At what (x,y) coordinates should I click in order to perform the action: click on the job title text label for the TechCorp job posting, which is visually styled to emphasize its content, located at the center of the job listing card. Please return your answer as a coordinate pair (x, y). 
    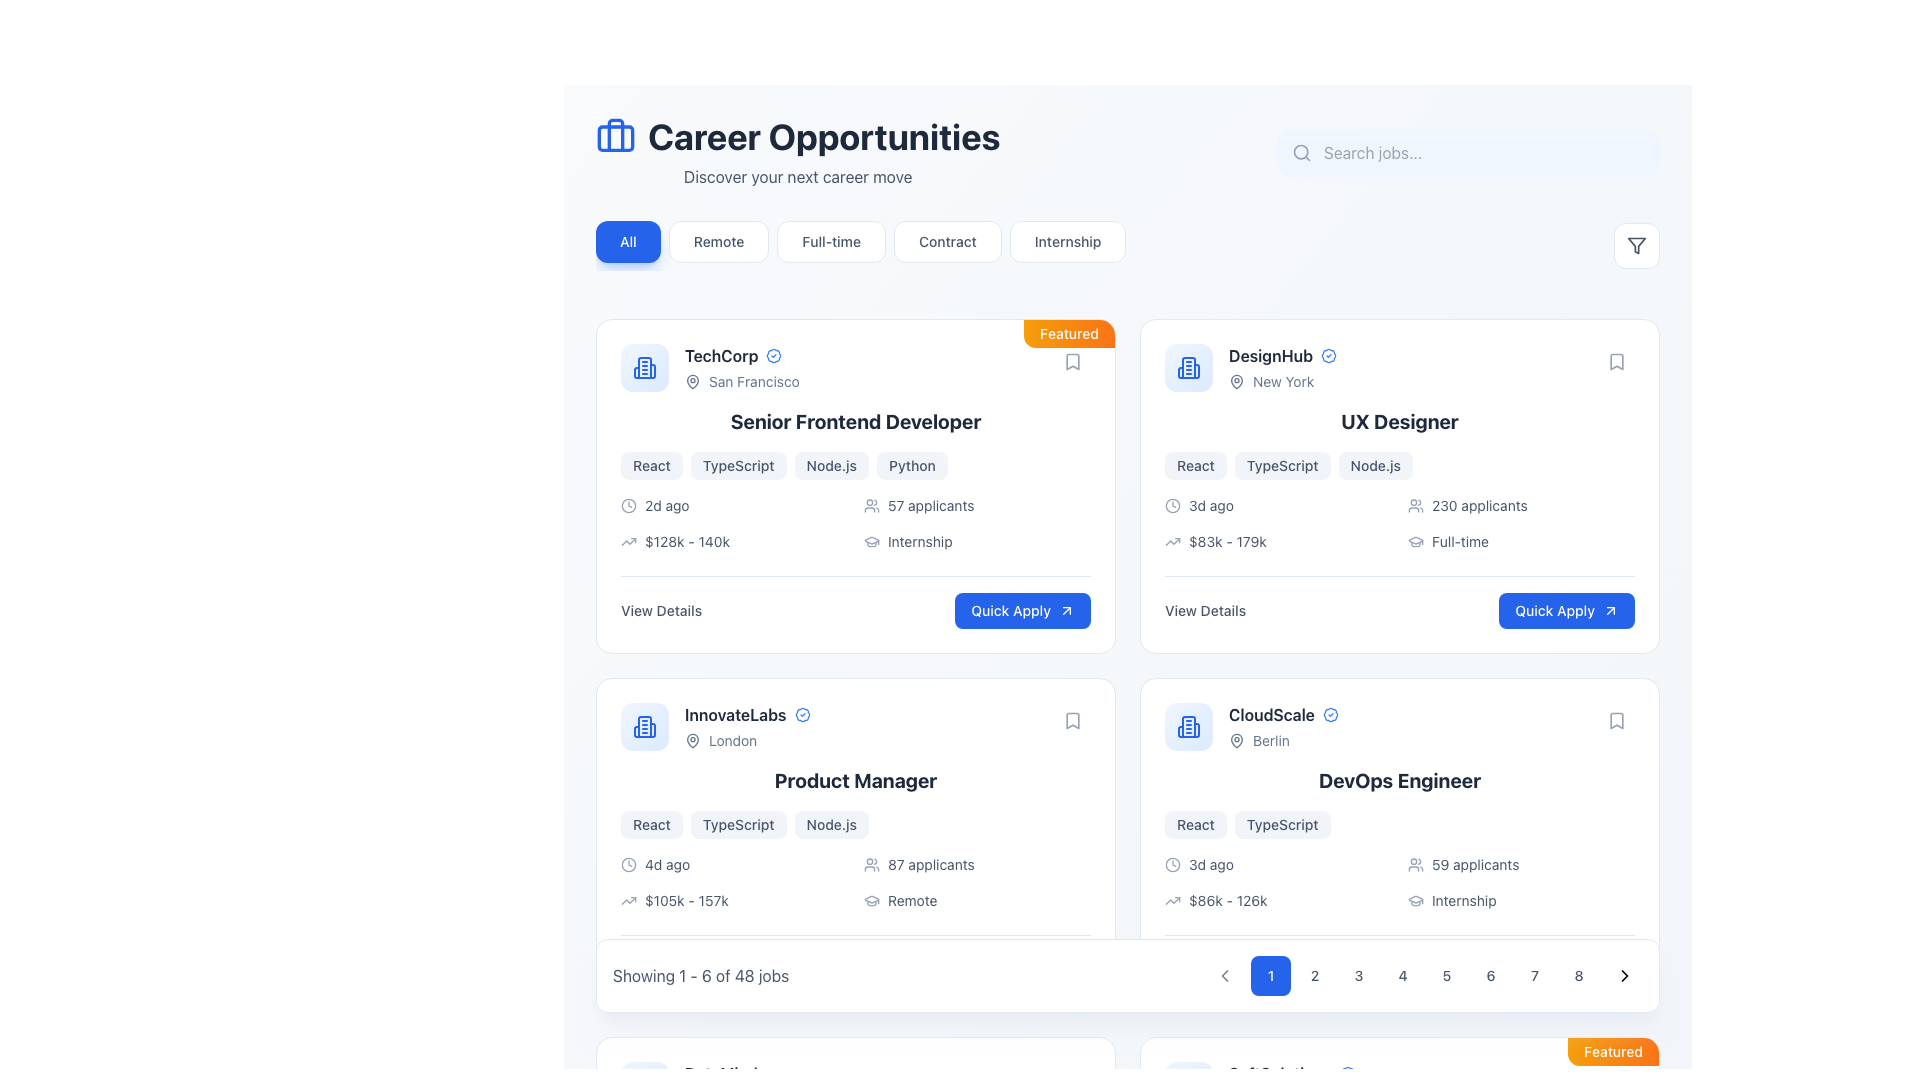
    Looking at the image, I should click on (855, 420).